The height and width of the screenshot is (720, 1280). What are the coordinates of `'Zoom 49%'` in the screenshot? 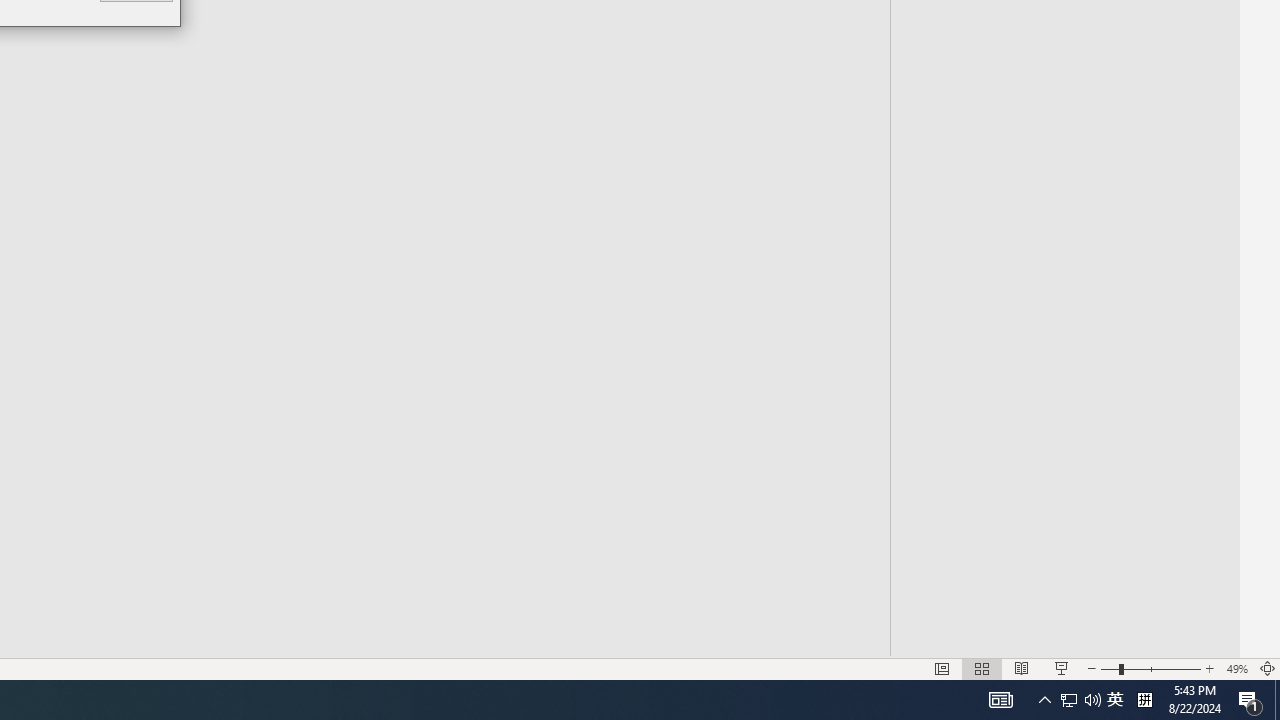 It's located at (1236, 669).